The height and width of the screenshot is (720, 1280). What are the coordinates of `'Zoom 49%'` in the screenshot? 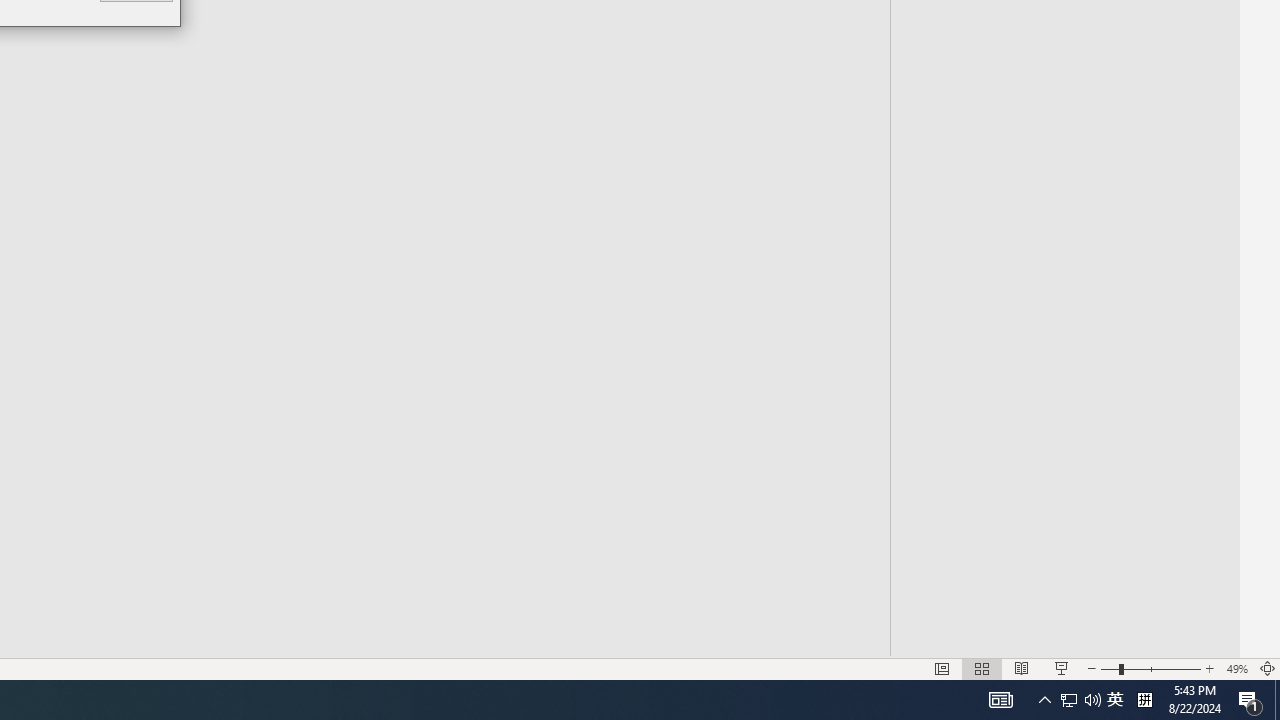 It's located at (1236, 669).